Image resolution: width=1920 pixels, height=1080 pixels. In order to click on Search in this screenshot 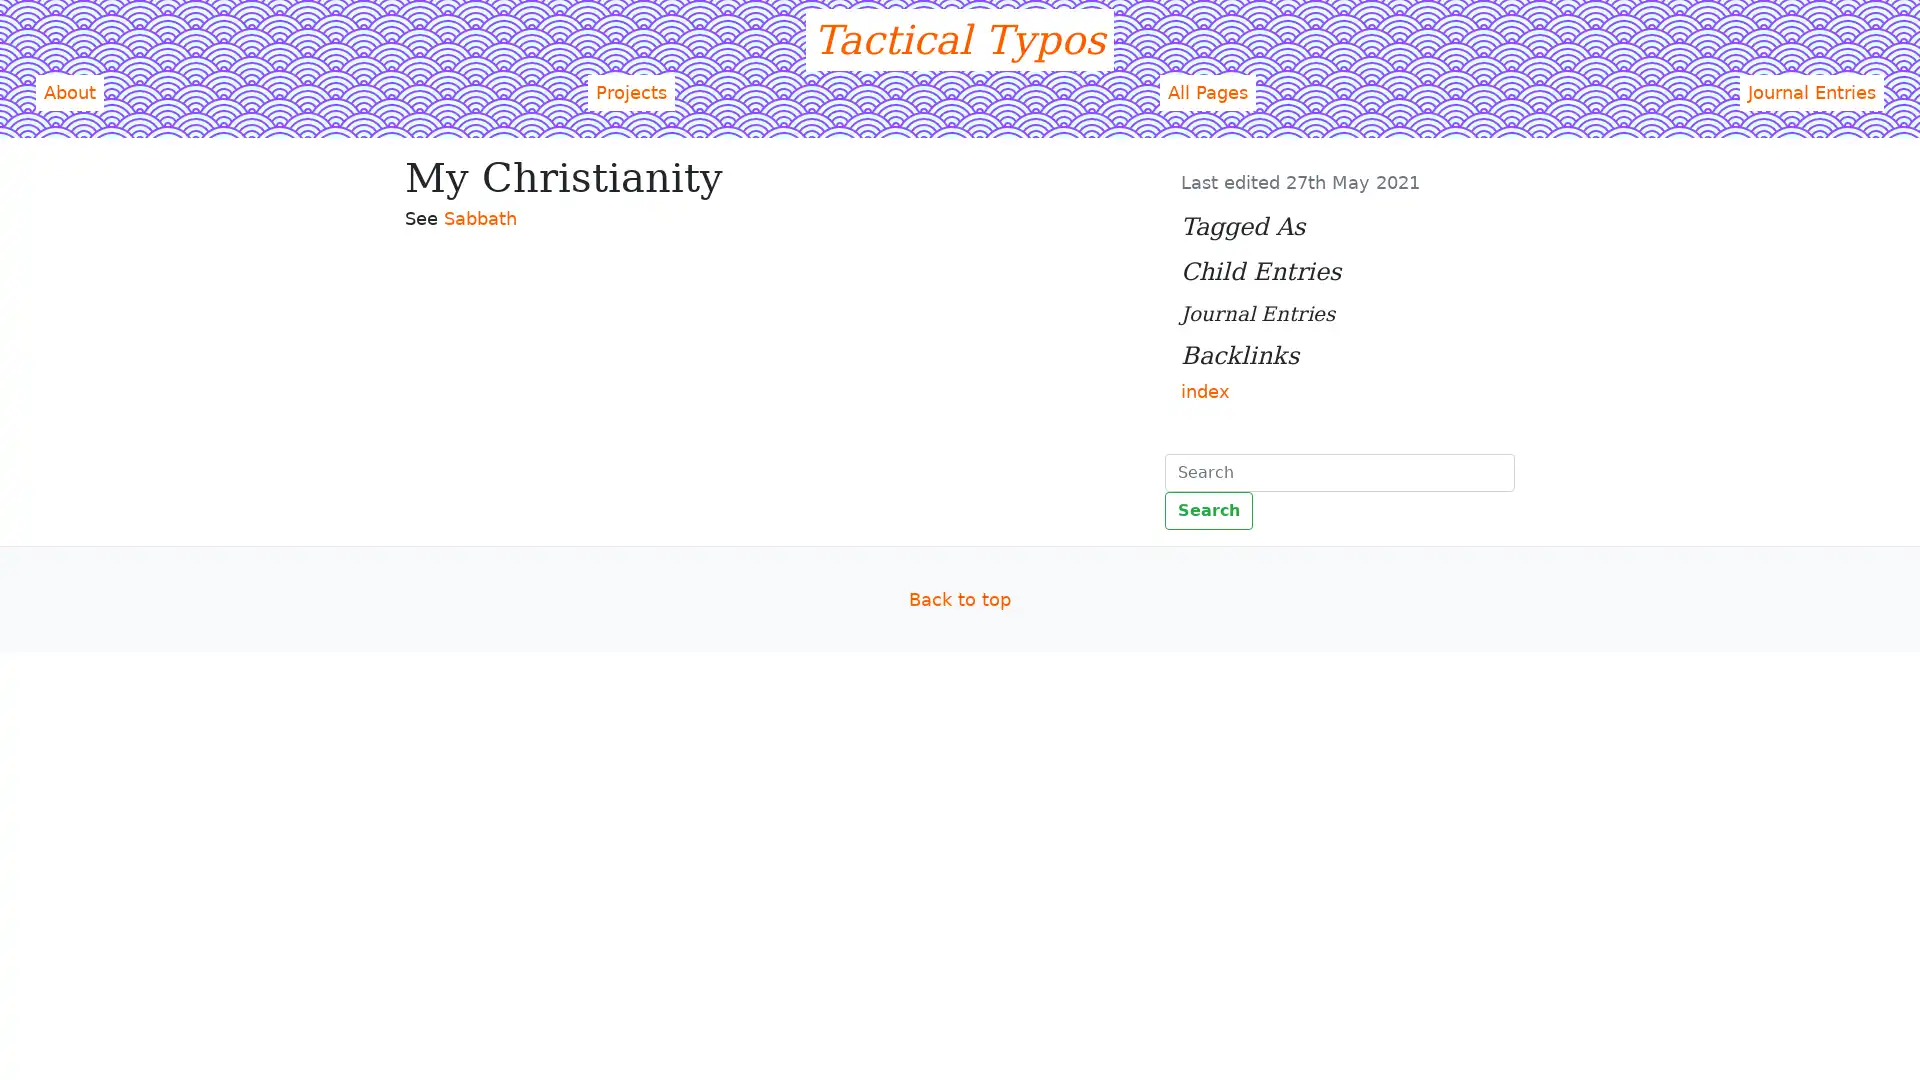, I will do `click(1208, 508)`.